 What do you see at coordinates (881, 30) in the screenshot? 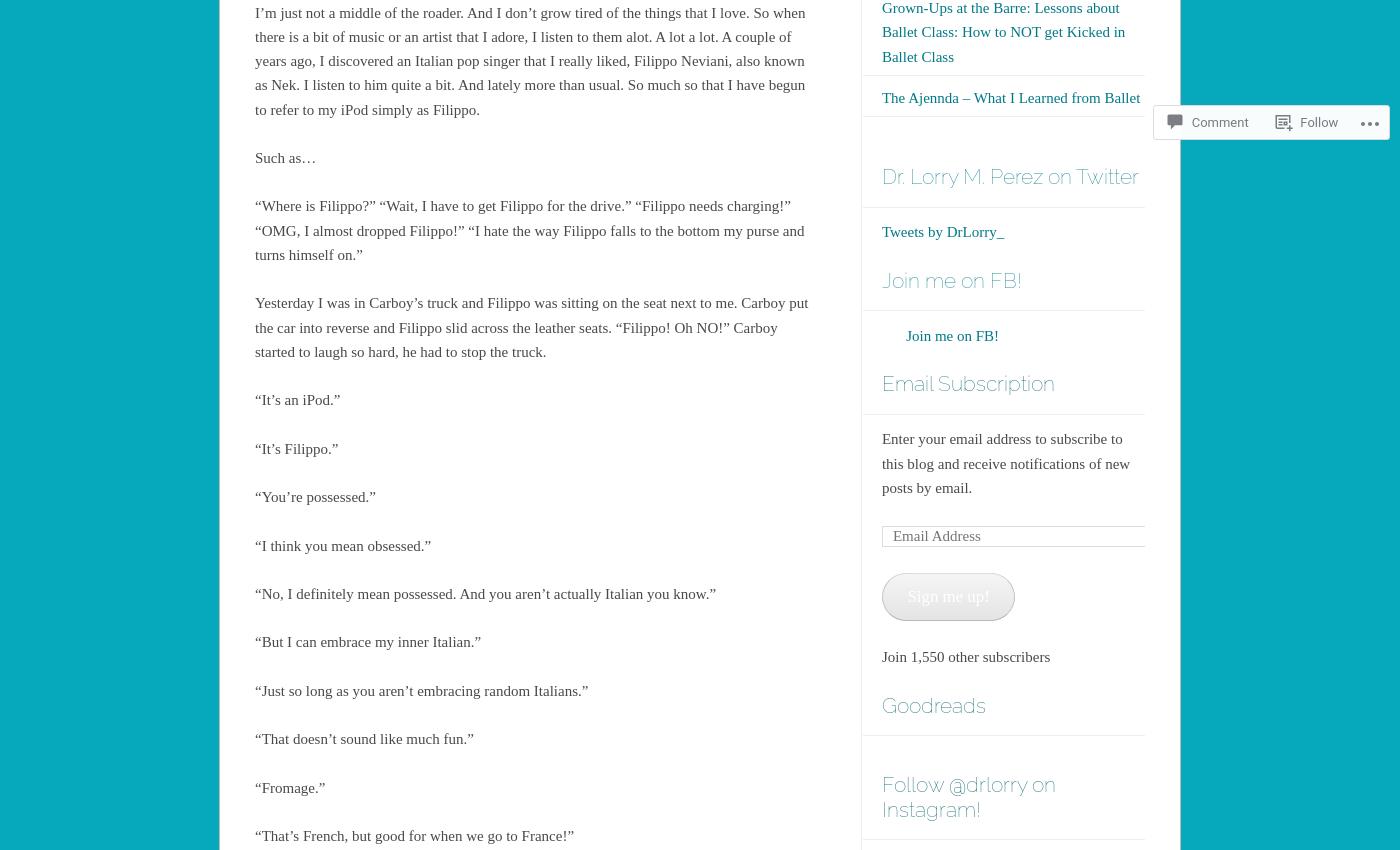
I see `'Grown-Ups at the Barre: Lessons about Ballet Class: How to NOT get Kicked in Ballet Class'` at bounding box center [881, 30].